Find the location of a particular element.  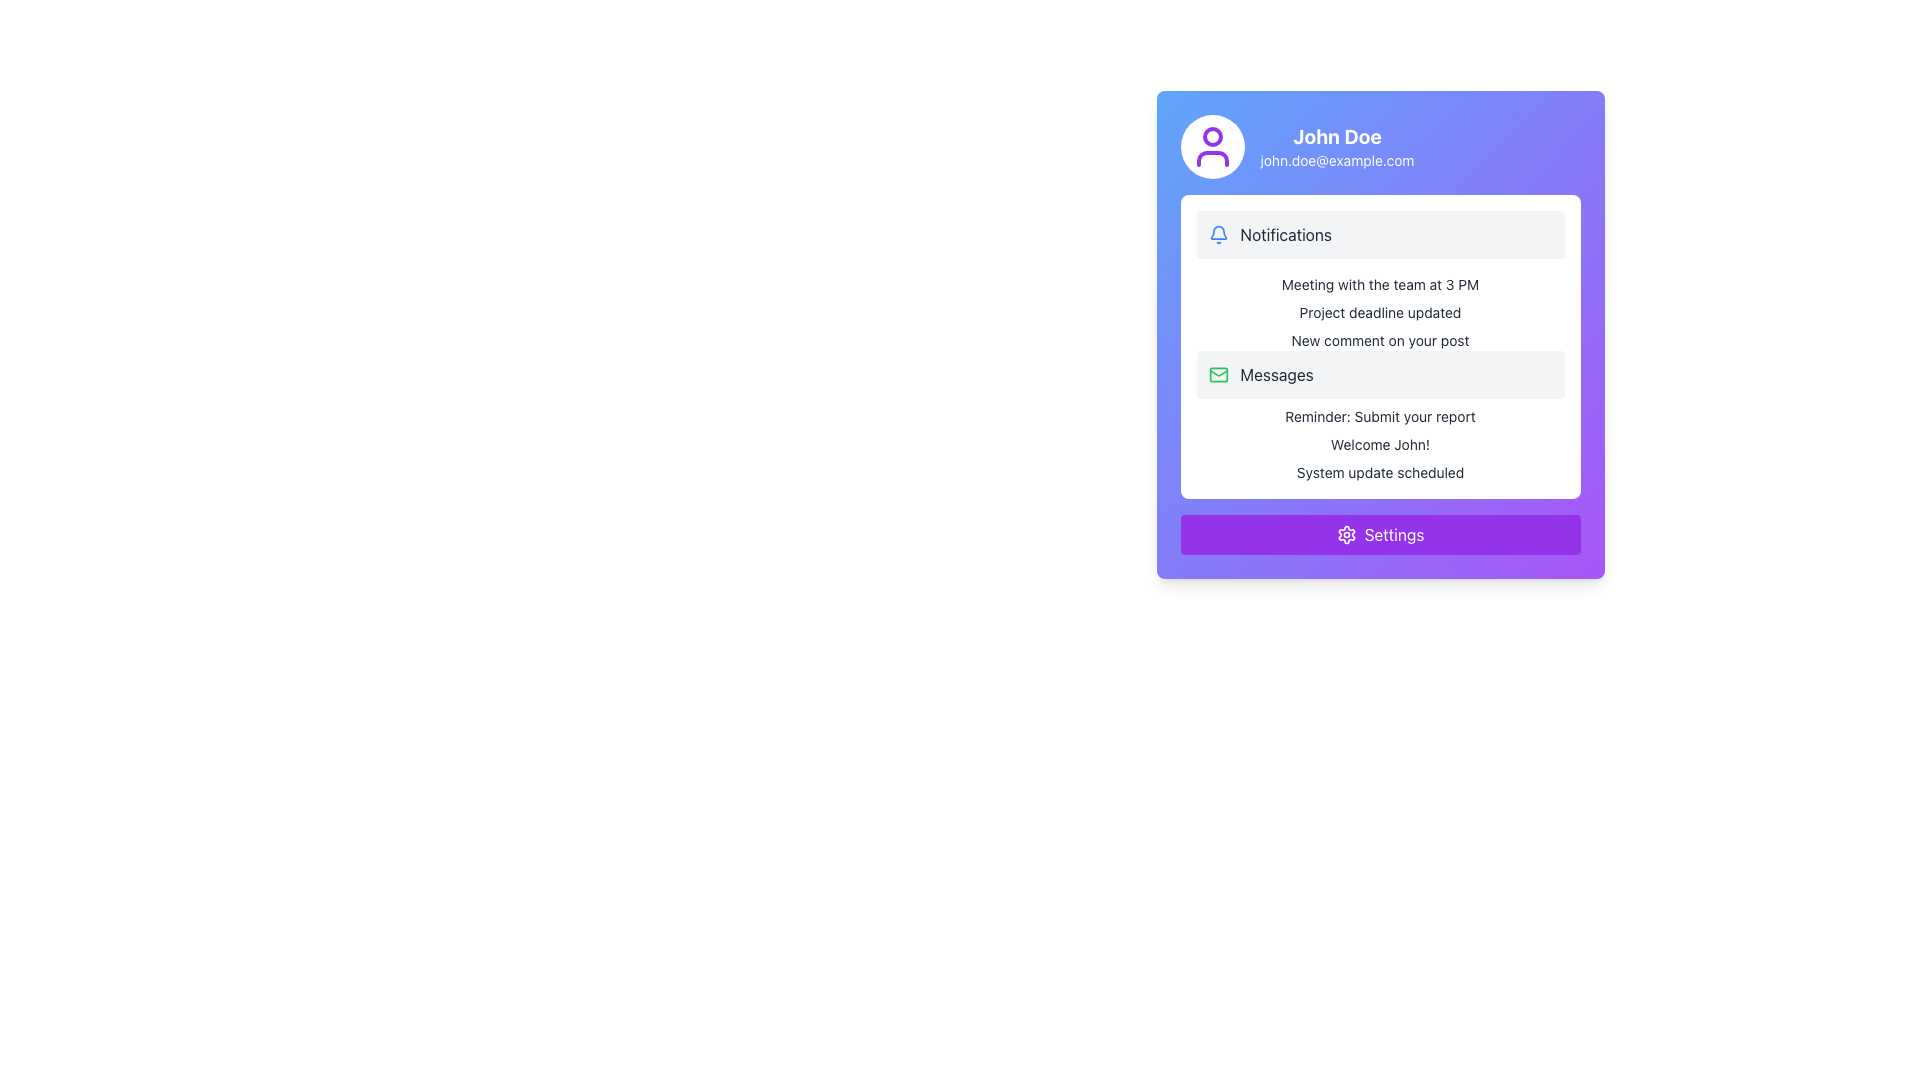

the purple user silhouette icon located at the top left corner of the vertical card interface next to the name 'John Doe' is located at coordinates (1211, 145).